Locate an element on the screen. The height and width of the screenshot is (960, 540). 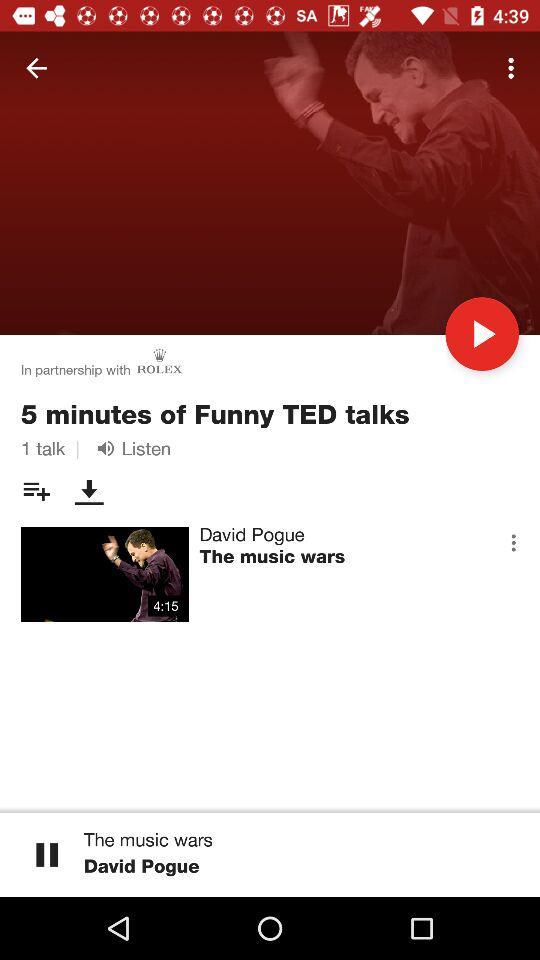
icon above the in partnership with item is located at coordinates (36, 68).